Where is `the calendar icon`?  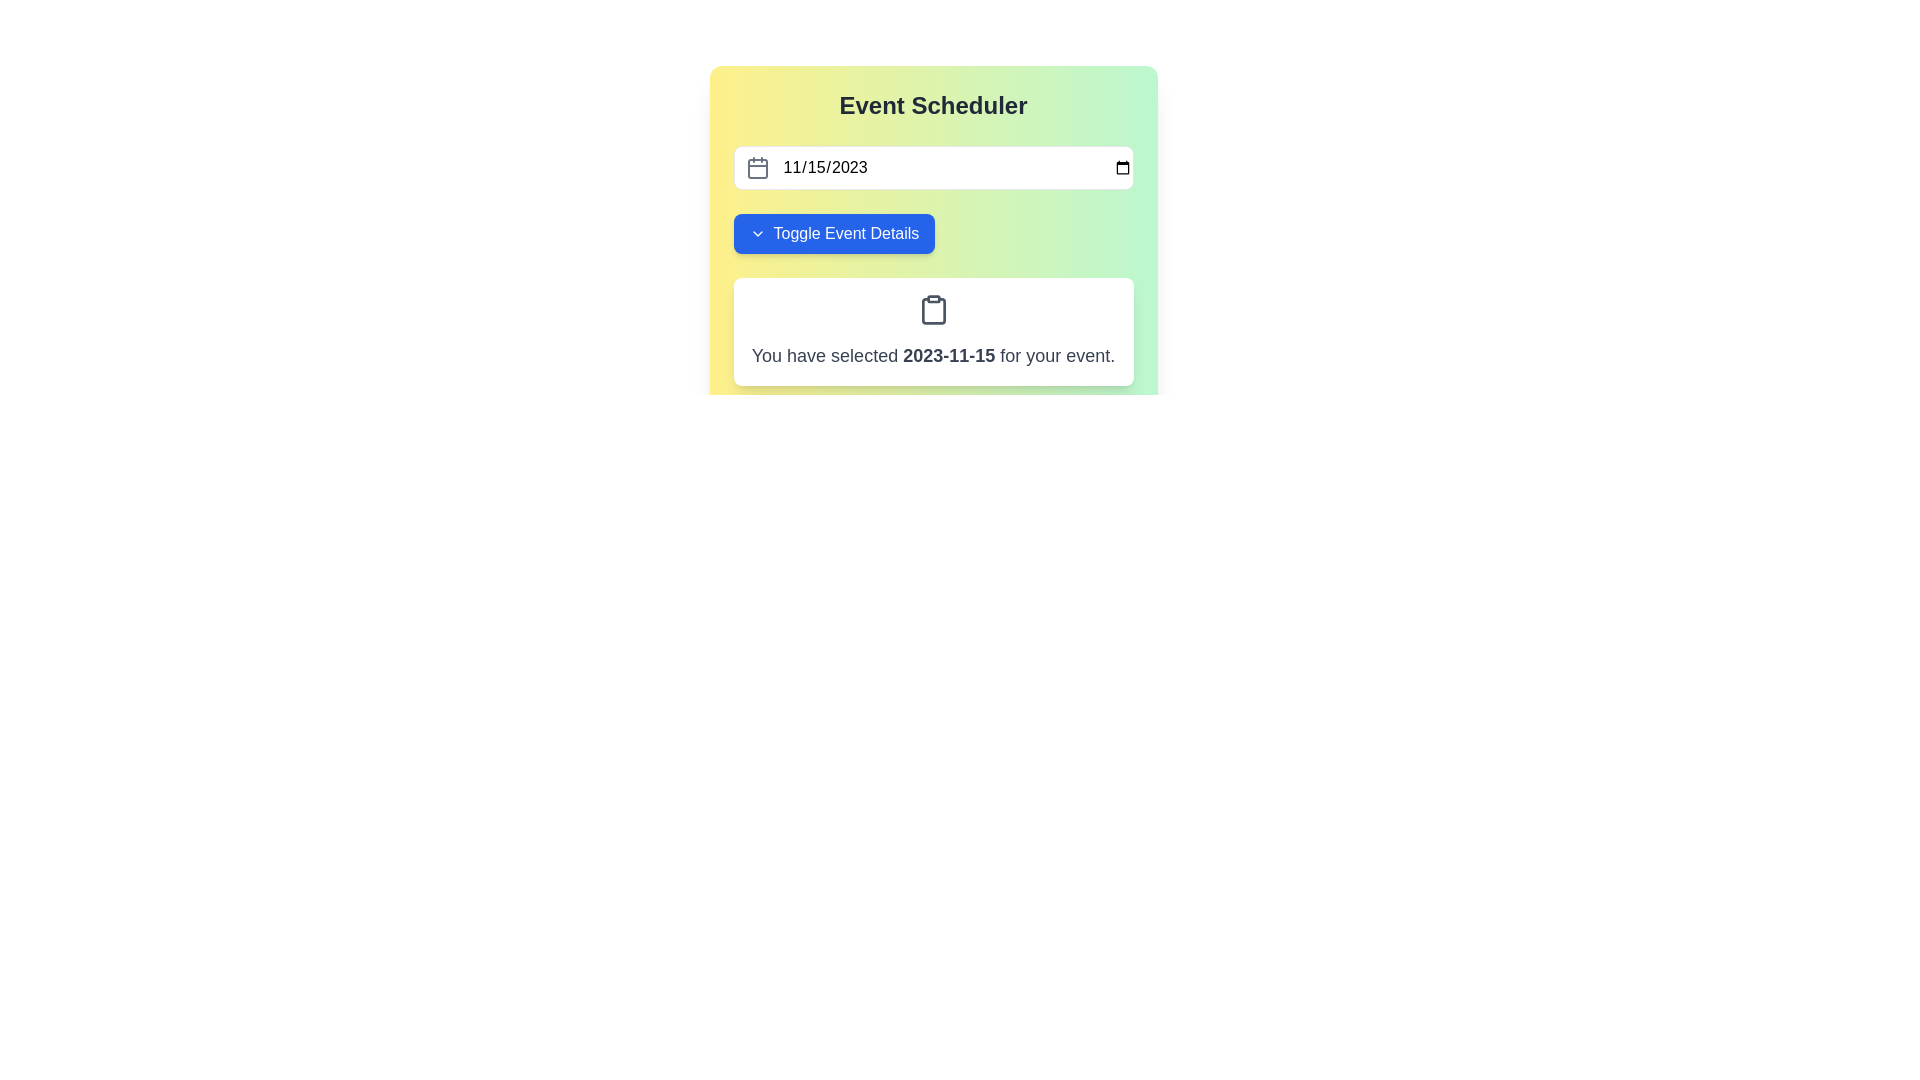 the calendar icon is located at coordinates (756, 167).